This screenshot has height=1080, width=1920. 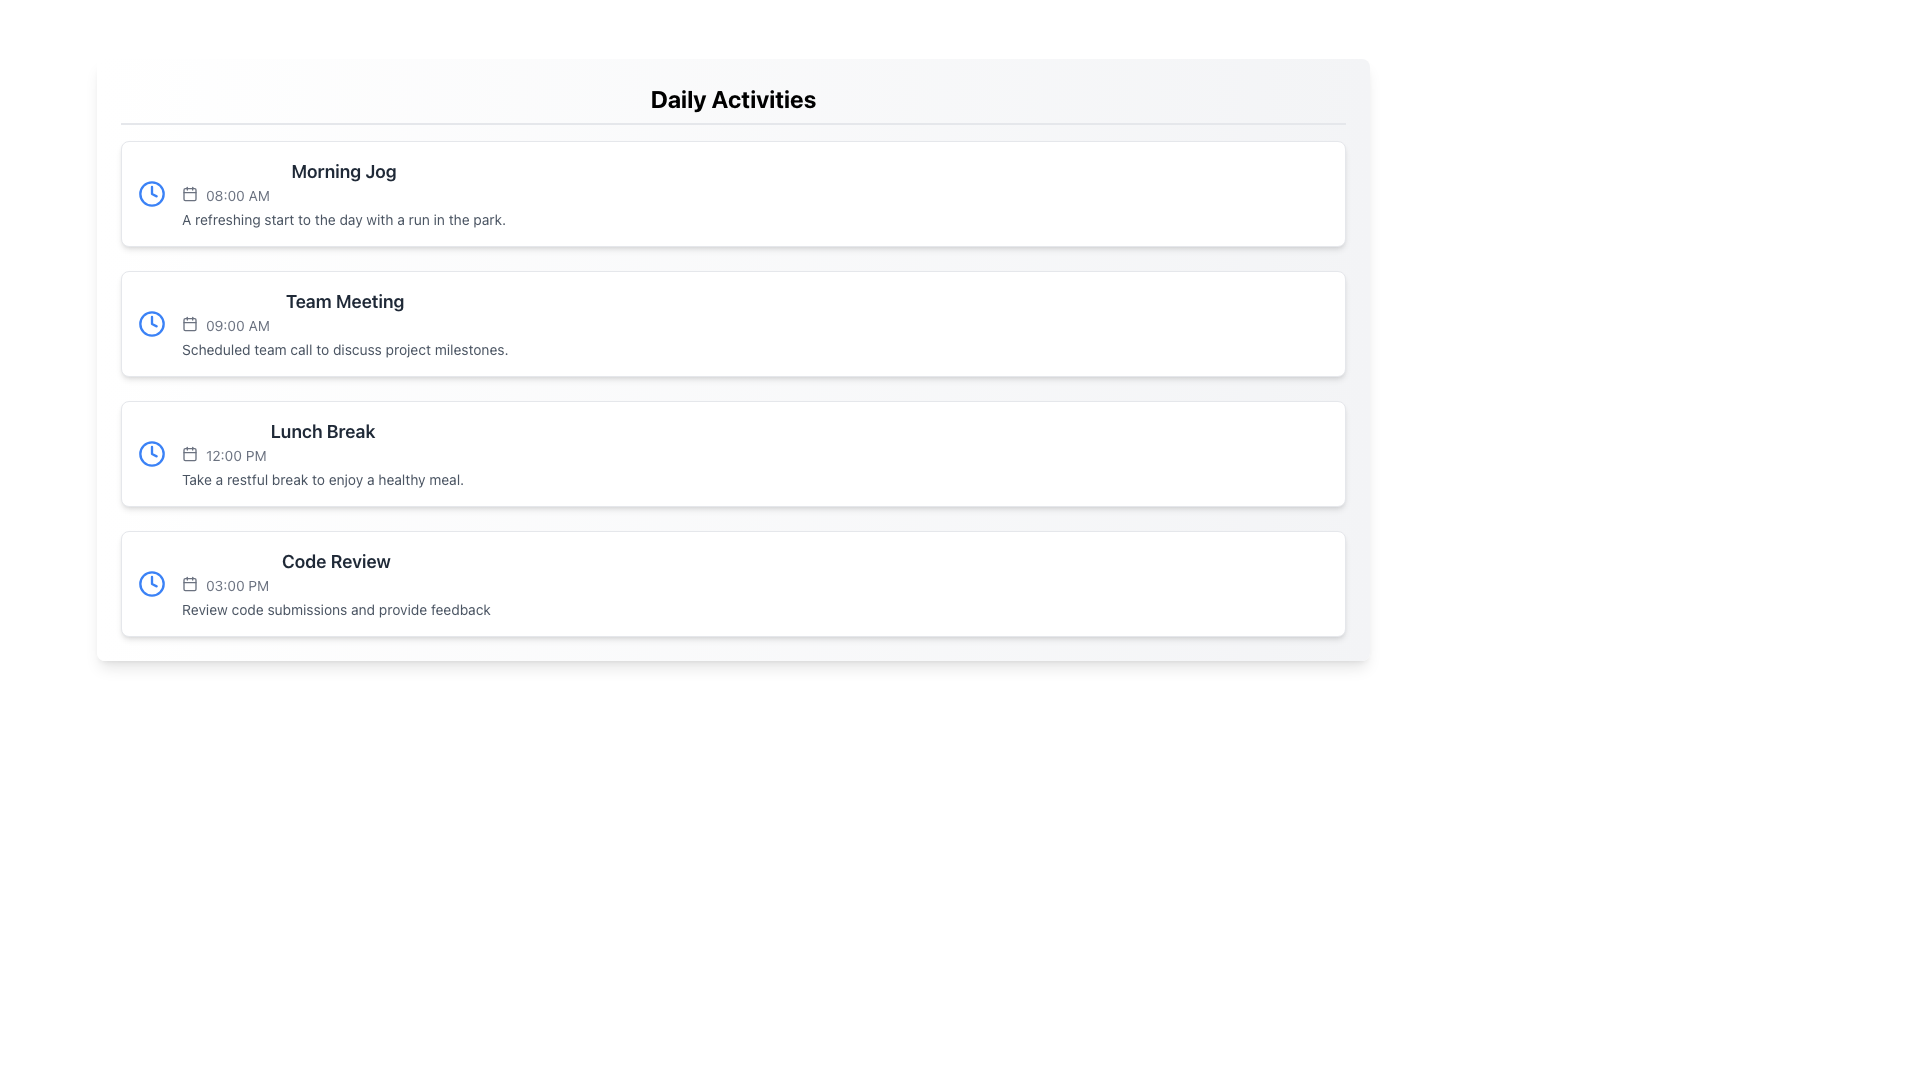 I want to click on the SVG Circle element of the clock icon, which is part of a structured list containing events or tasks, located to the left of the text 'Morning Jog', so click(x=151, y=193).